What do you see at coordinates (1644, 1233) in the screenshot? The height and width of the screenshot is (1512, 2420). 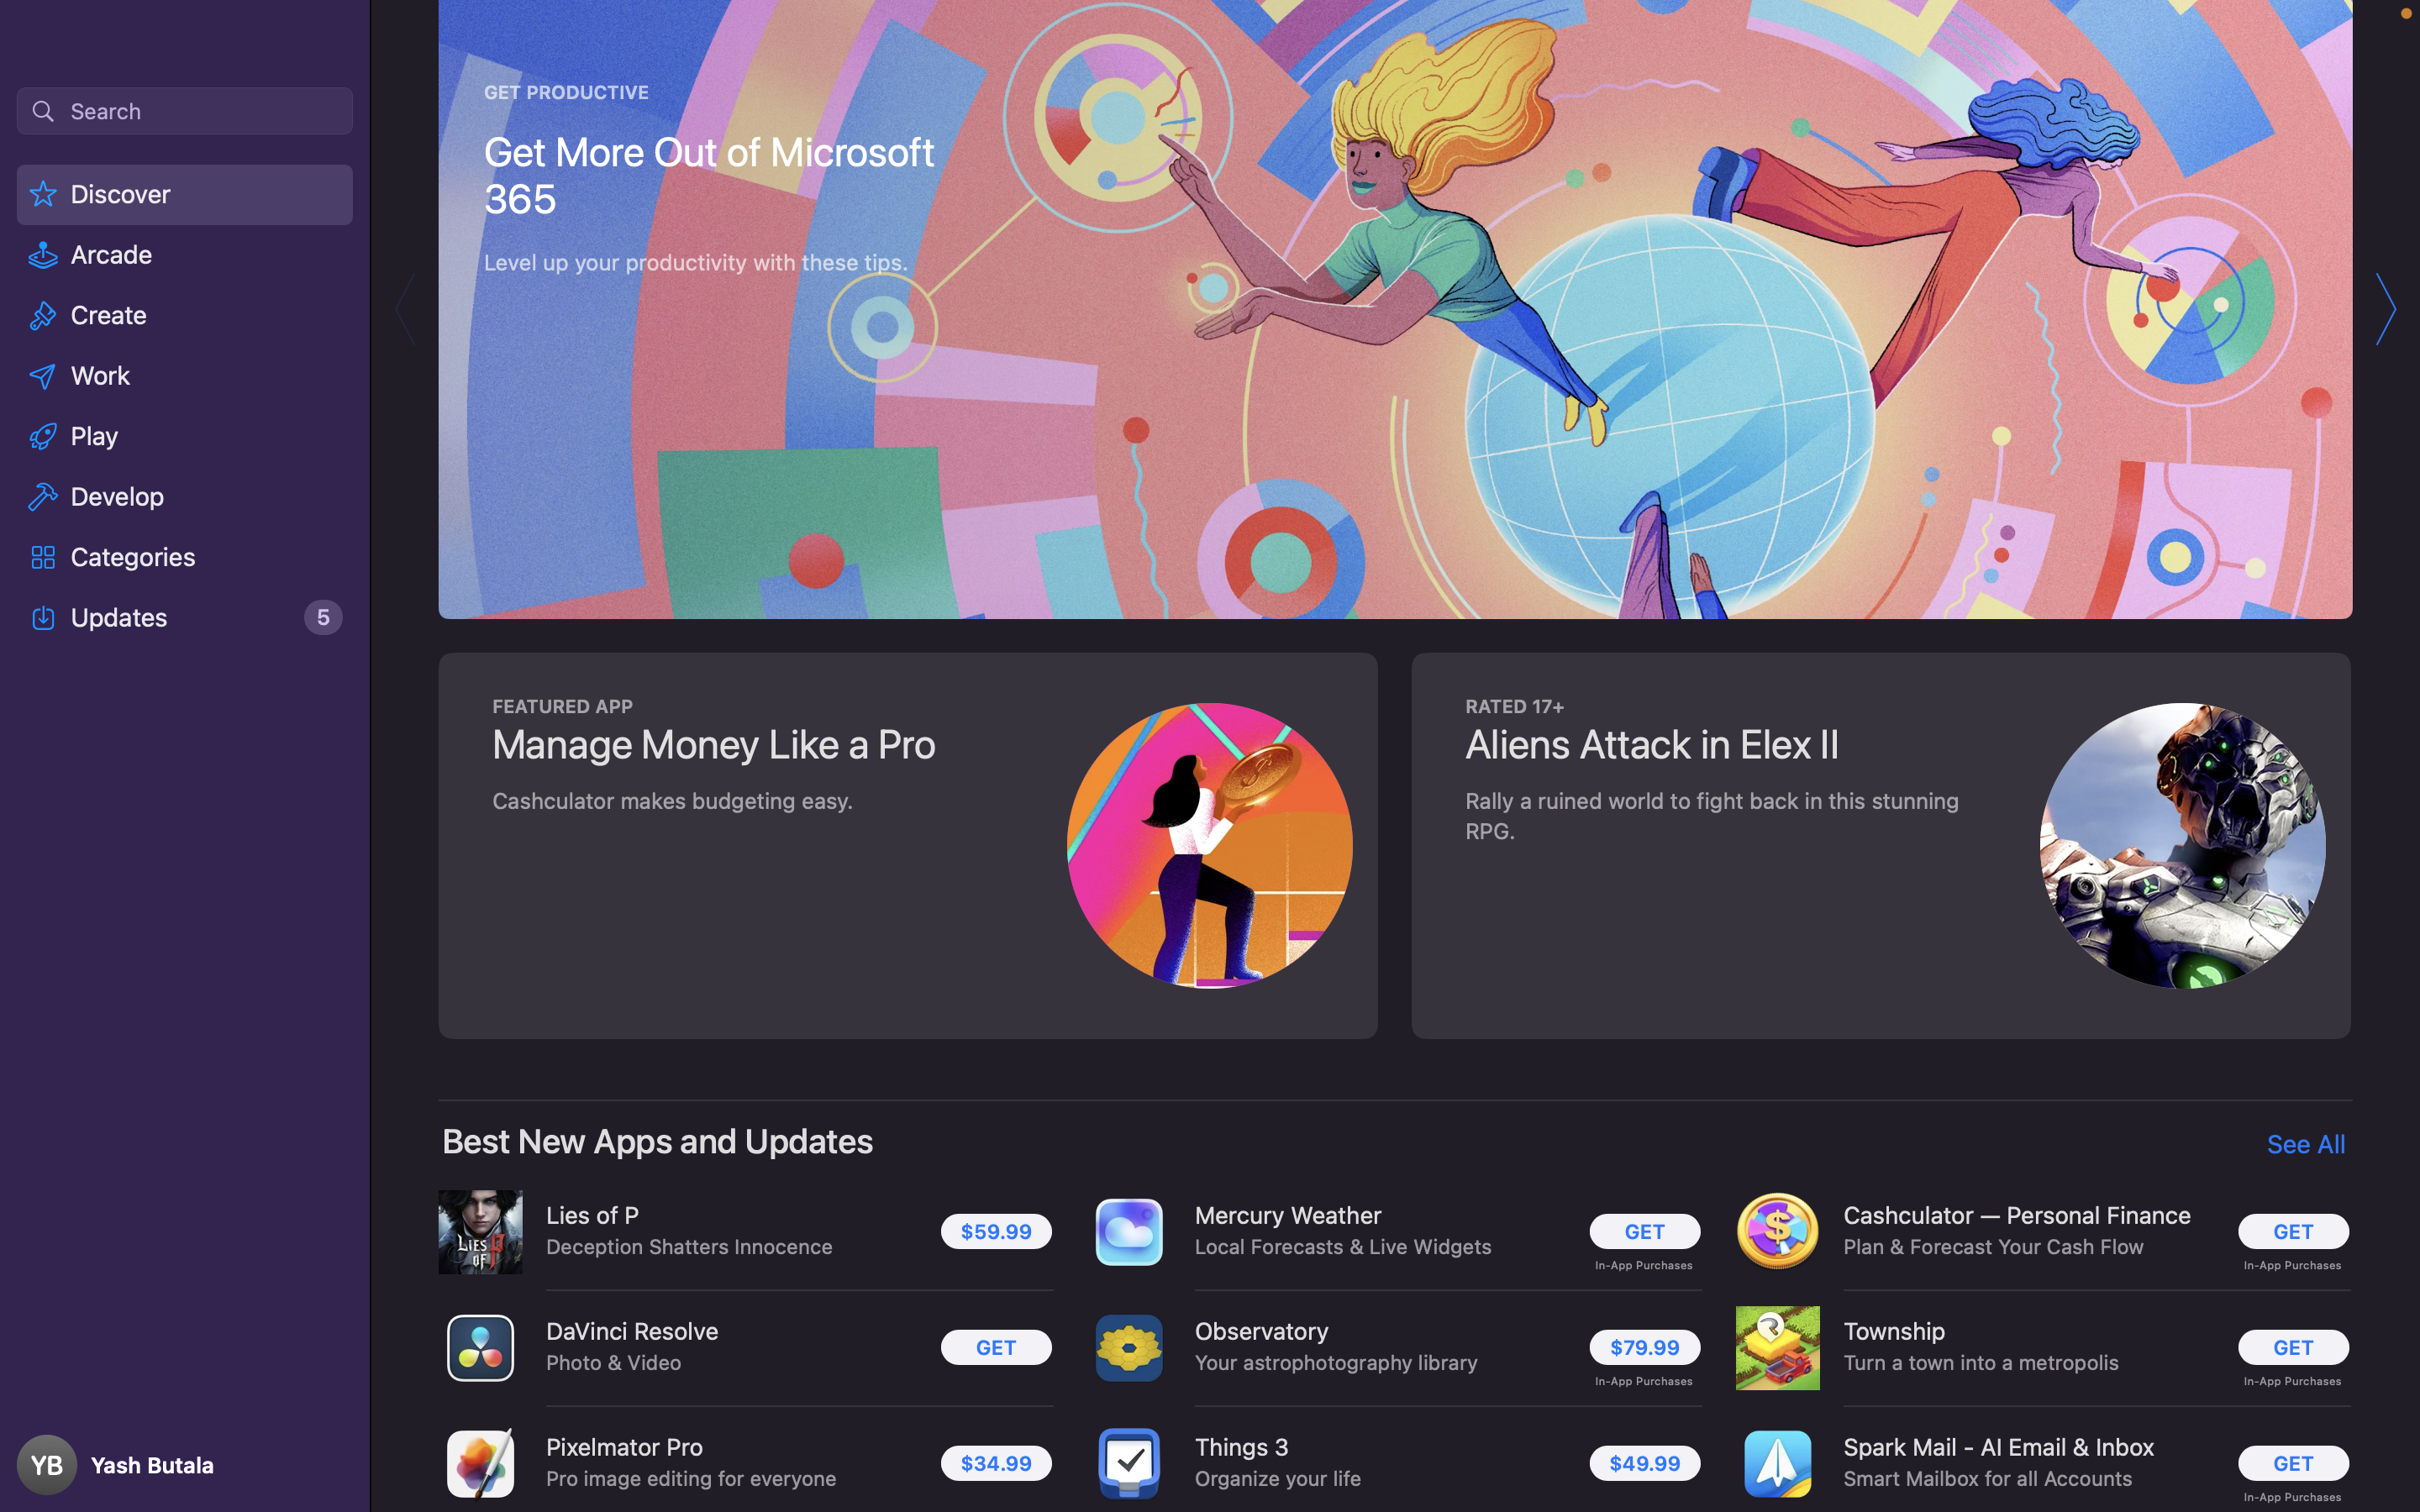 I see `Proceed with the installation of the Mercury Weather program` at bounding box center [1644, 1233].